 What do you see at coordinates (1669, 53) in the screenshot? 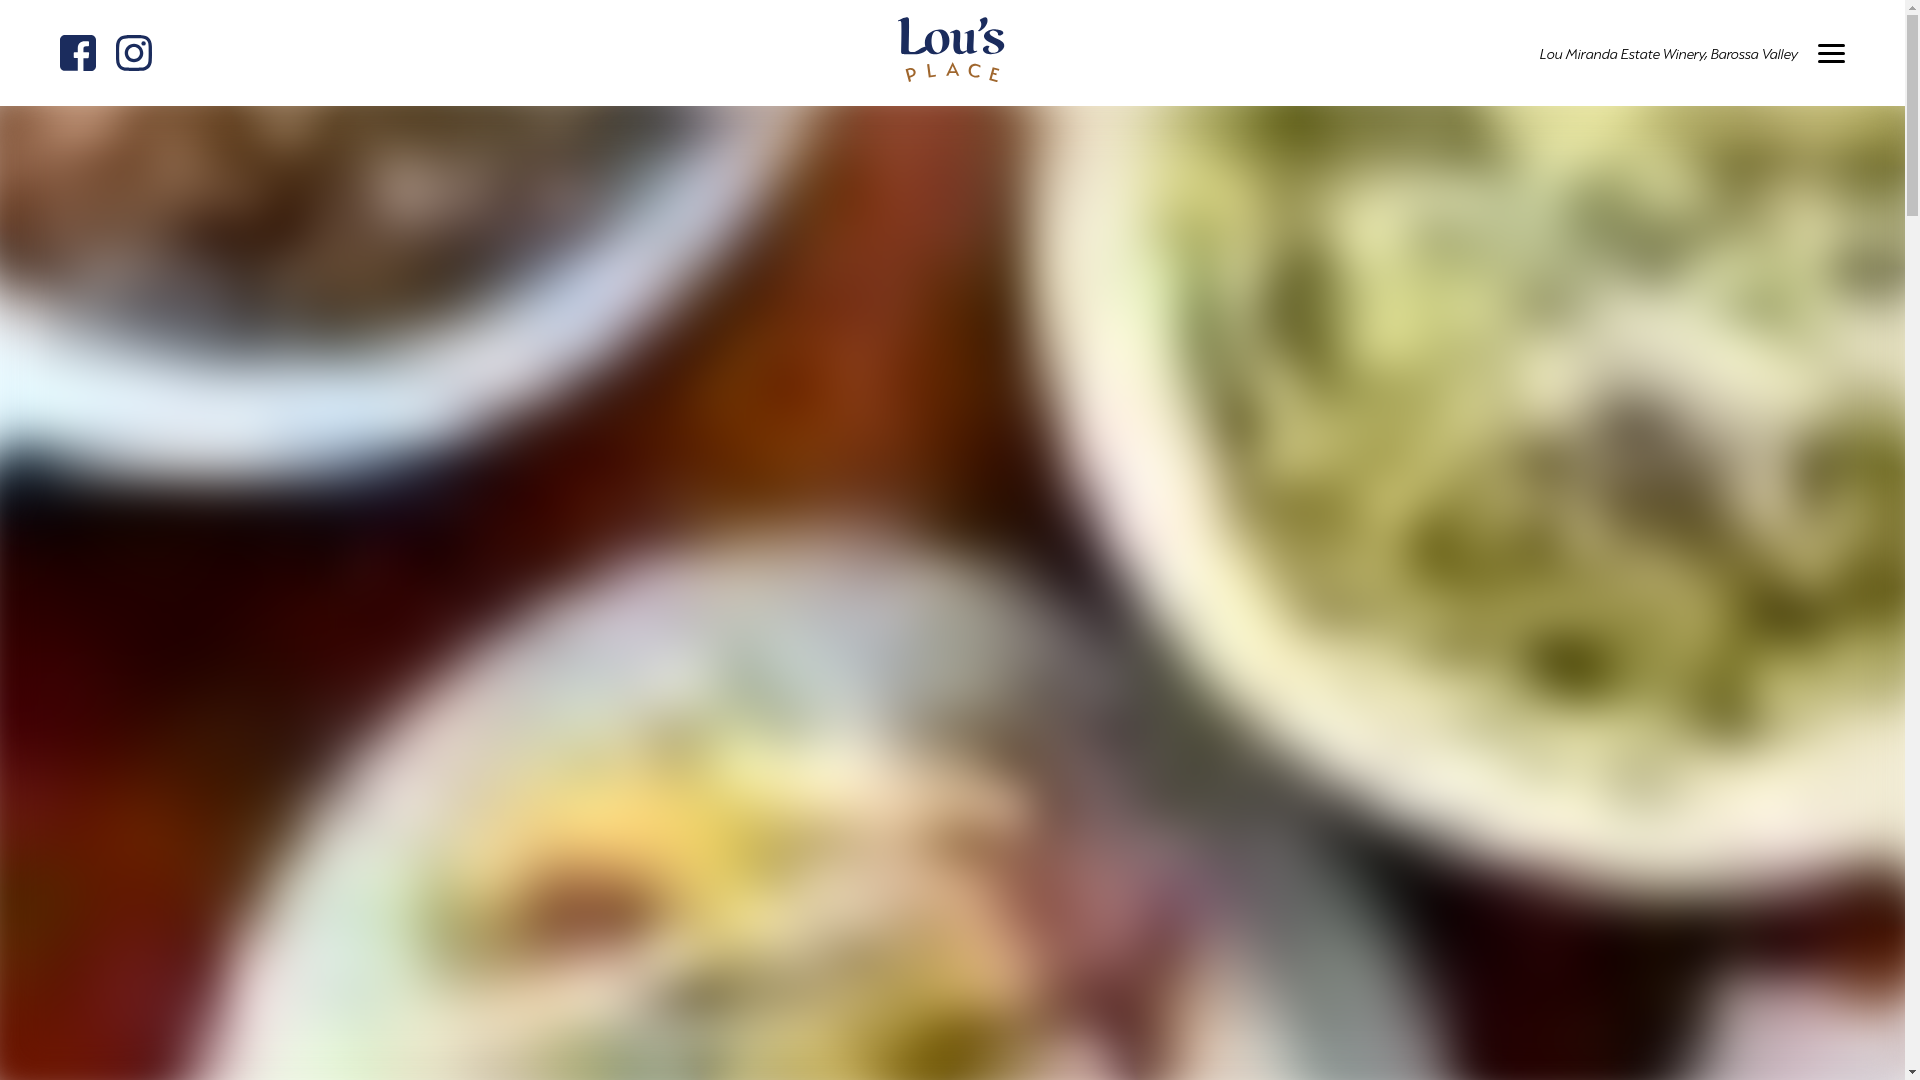
I see `'Lou Miranda Estate Winery,` at bounding box center [1669, 53].